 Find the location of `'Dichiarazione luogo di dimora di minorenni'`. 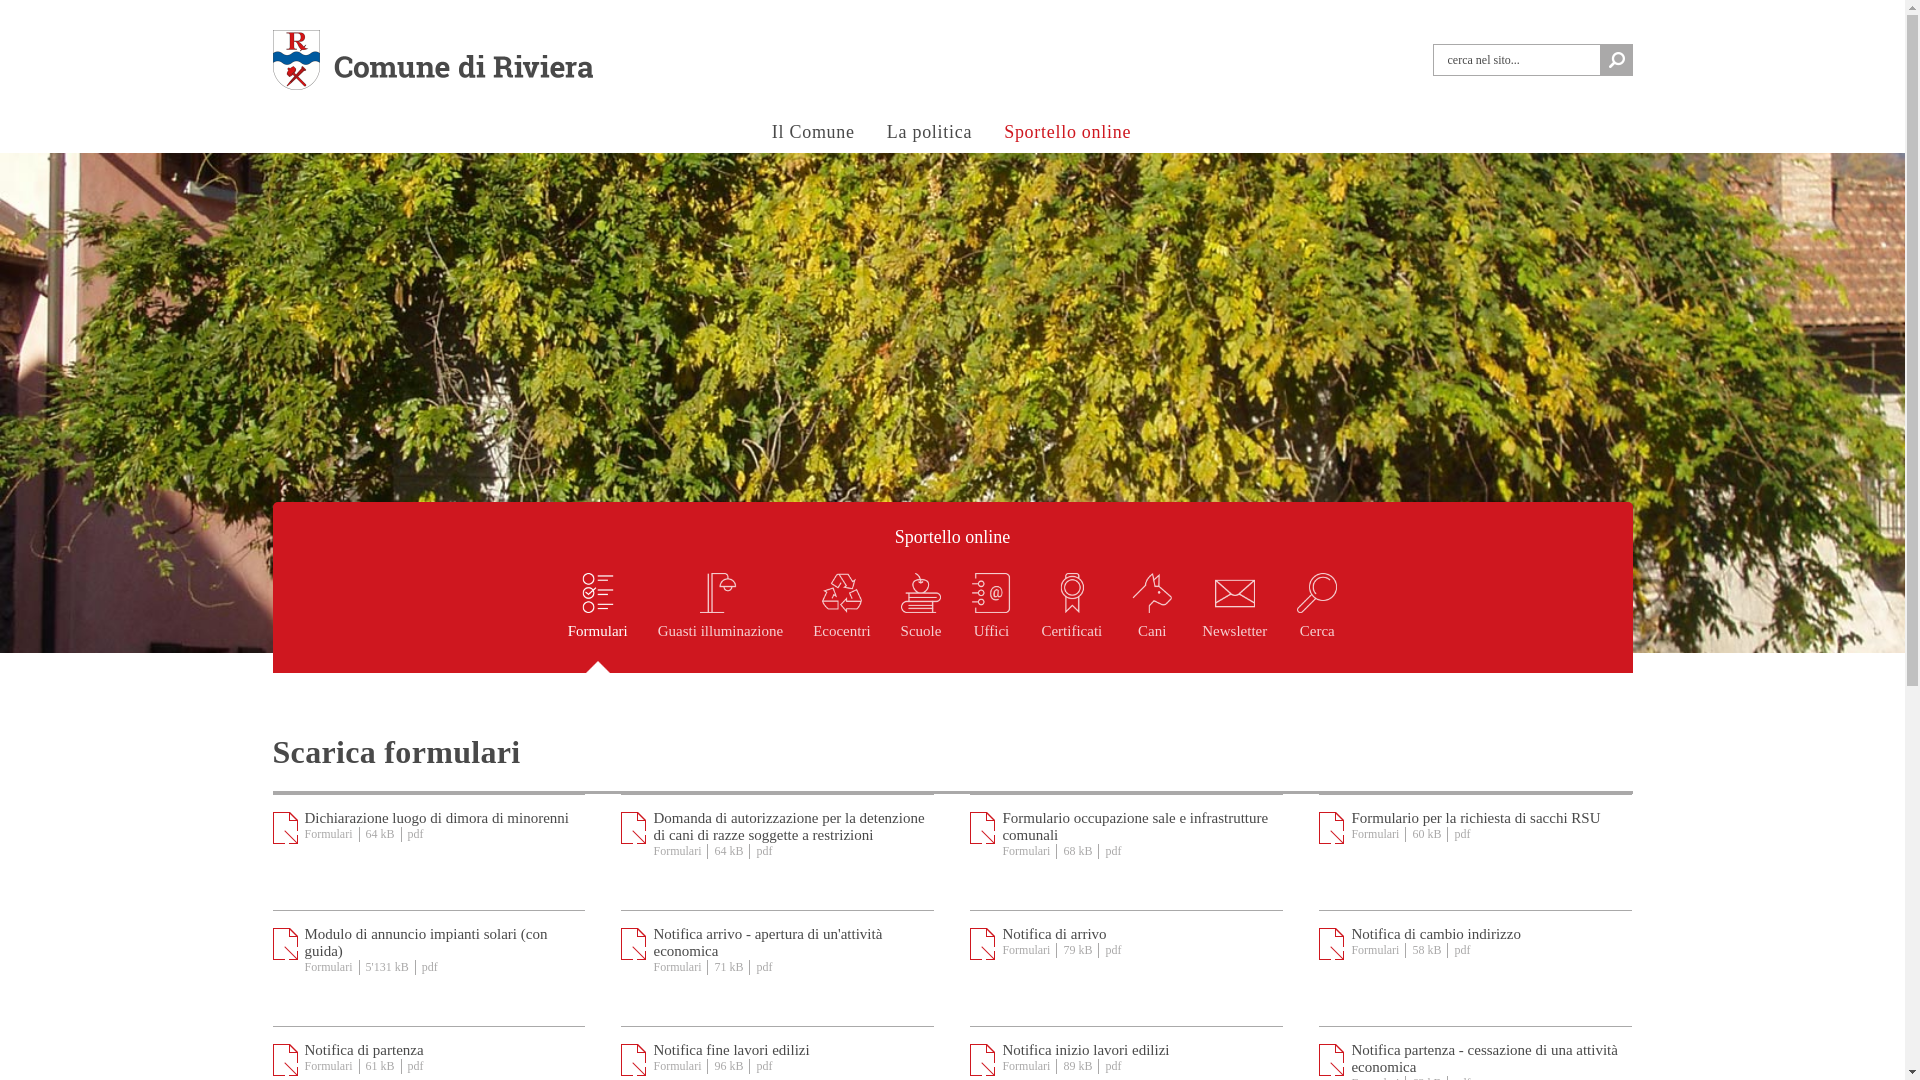

'Dichiarazione luogo di dimora di minorenni' is located at coordinates (302, 817).